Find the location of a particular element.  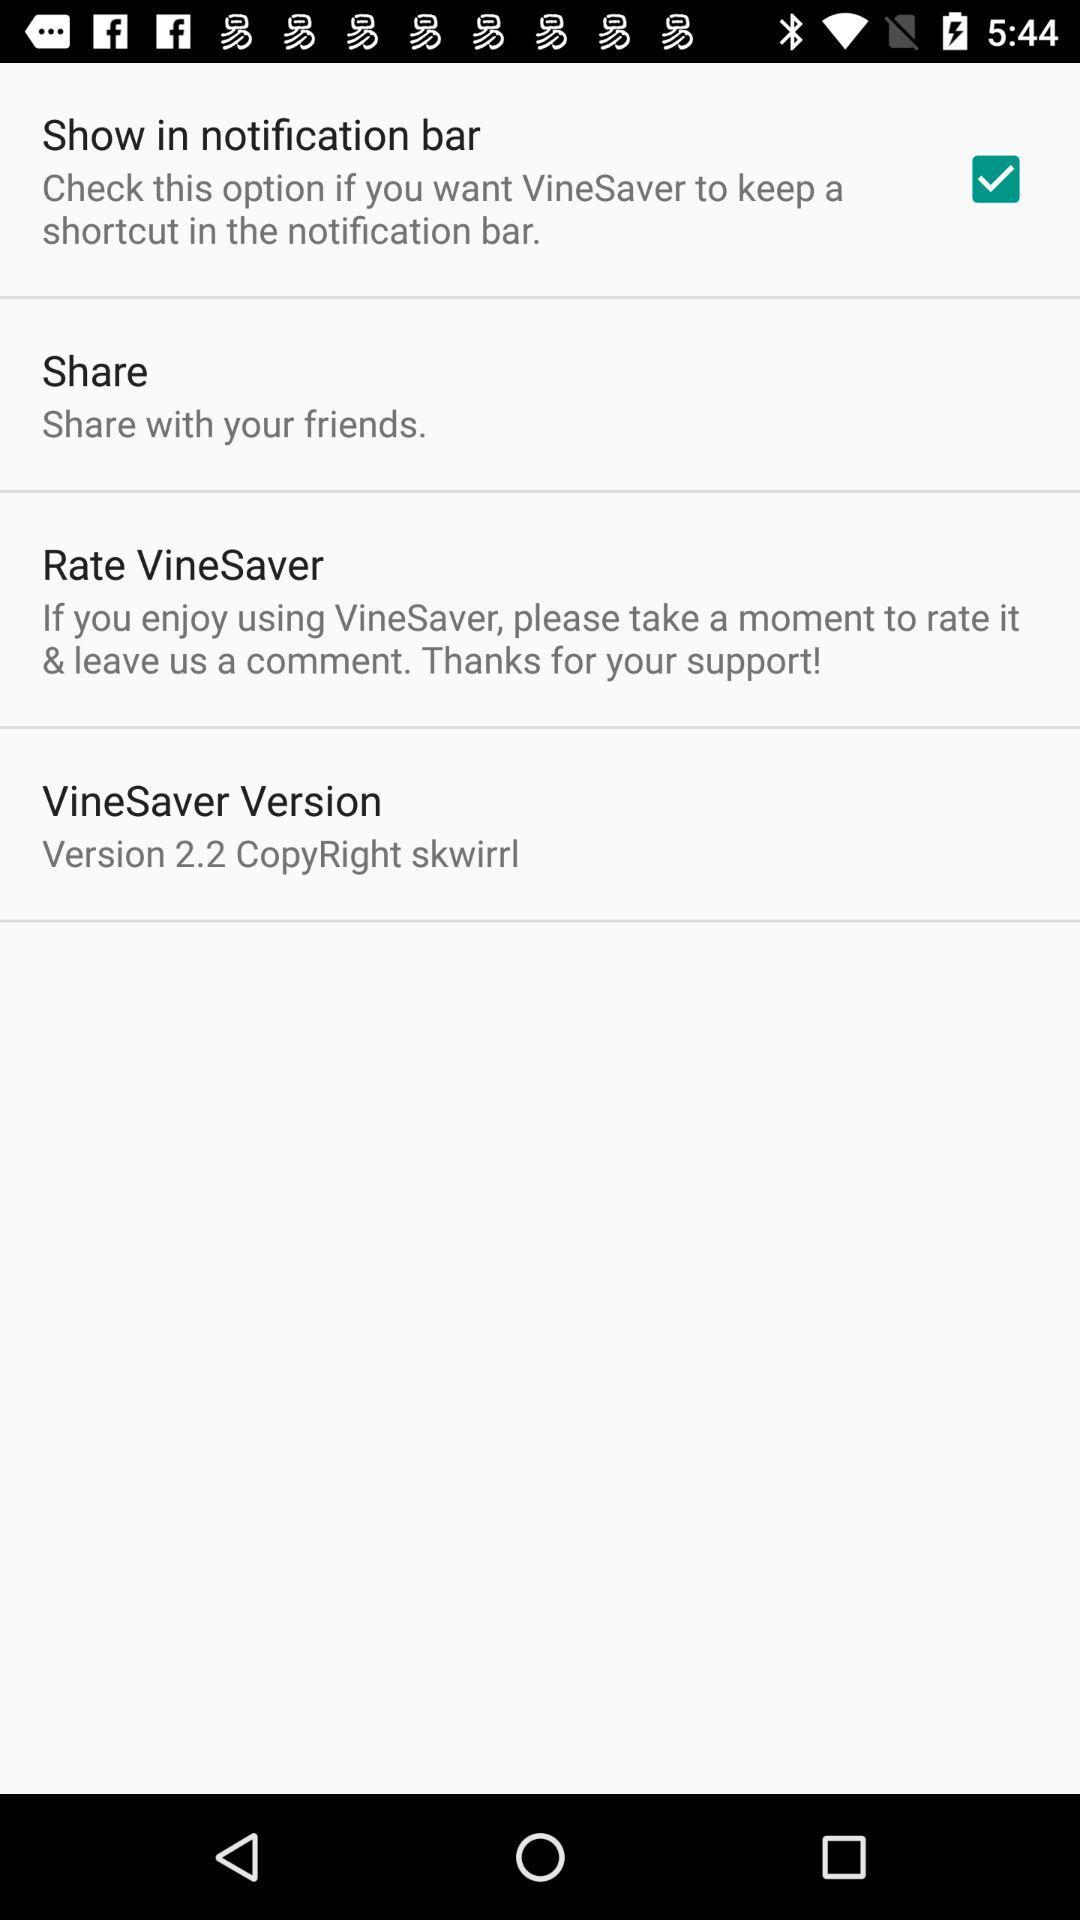

version 2 2 app is located at coordinates (280, 852).